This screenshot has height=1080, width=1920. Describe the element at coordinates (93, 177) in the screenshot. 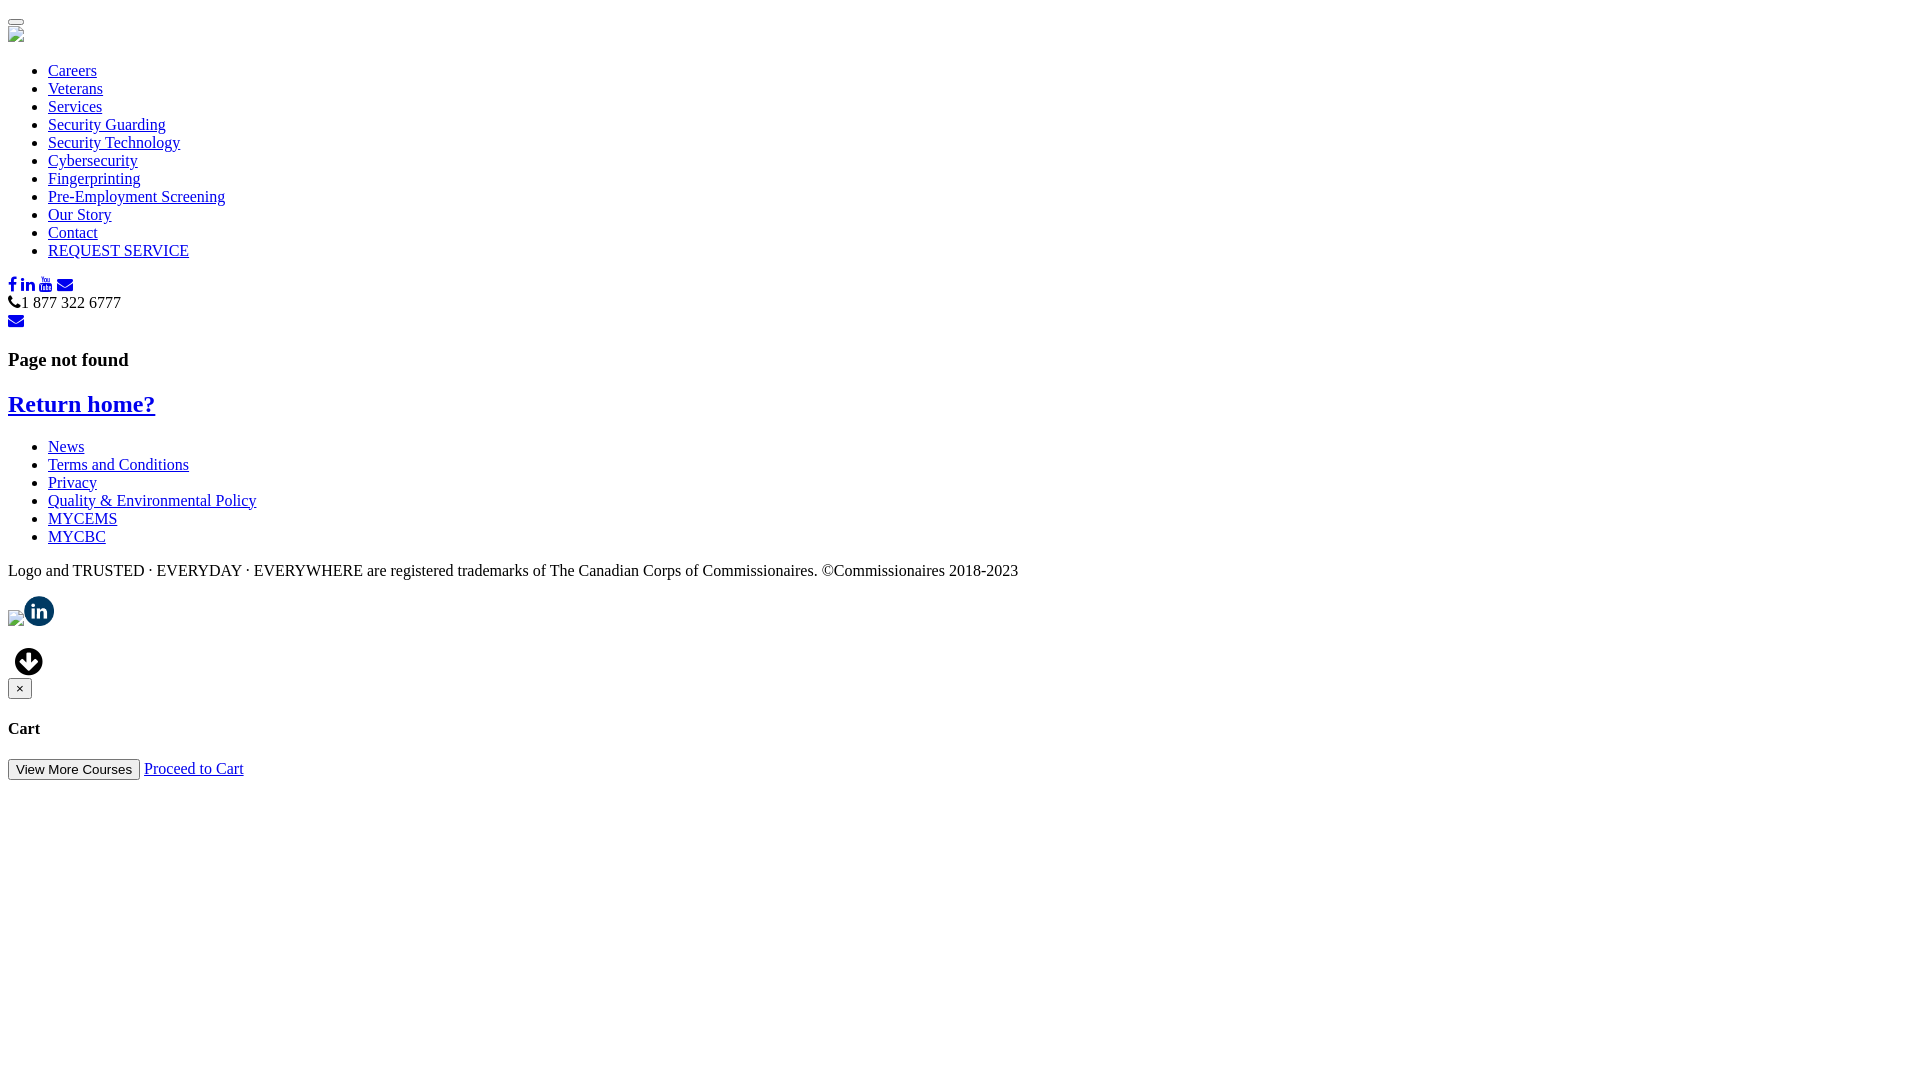

I see `'Fingerprinting'` at that location.